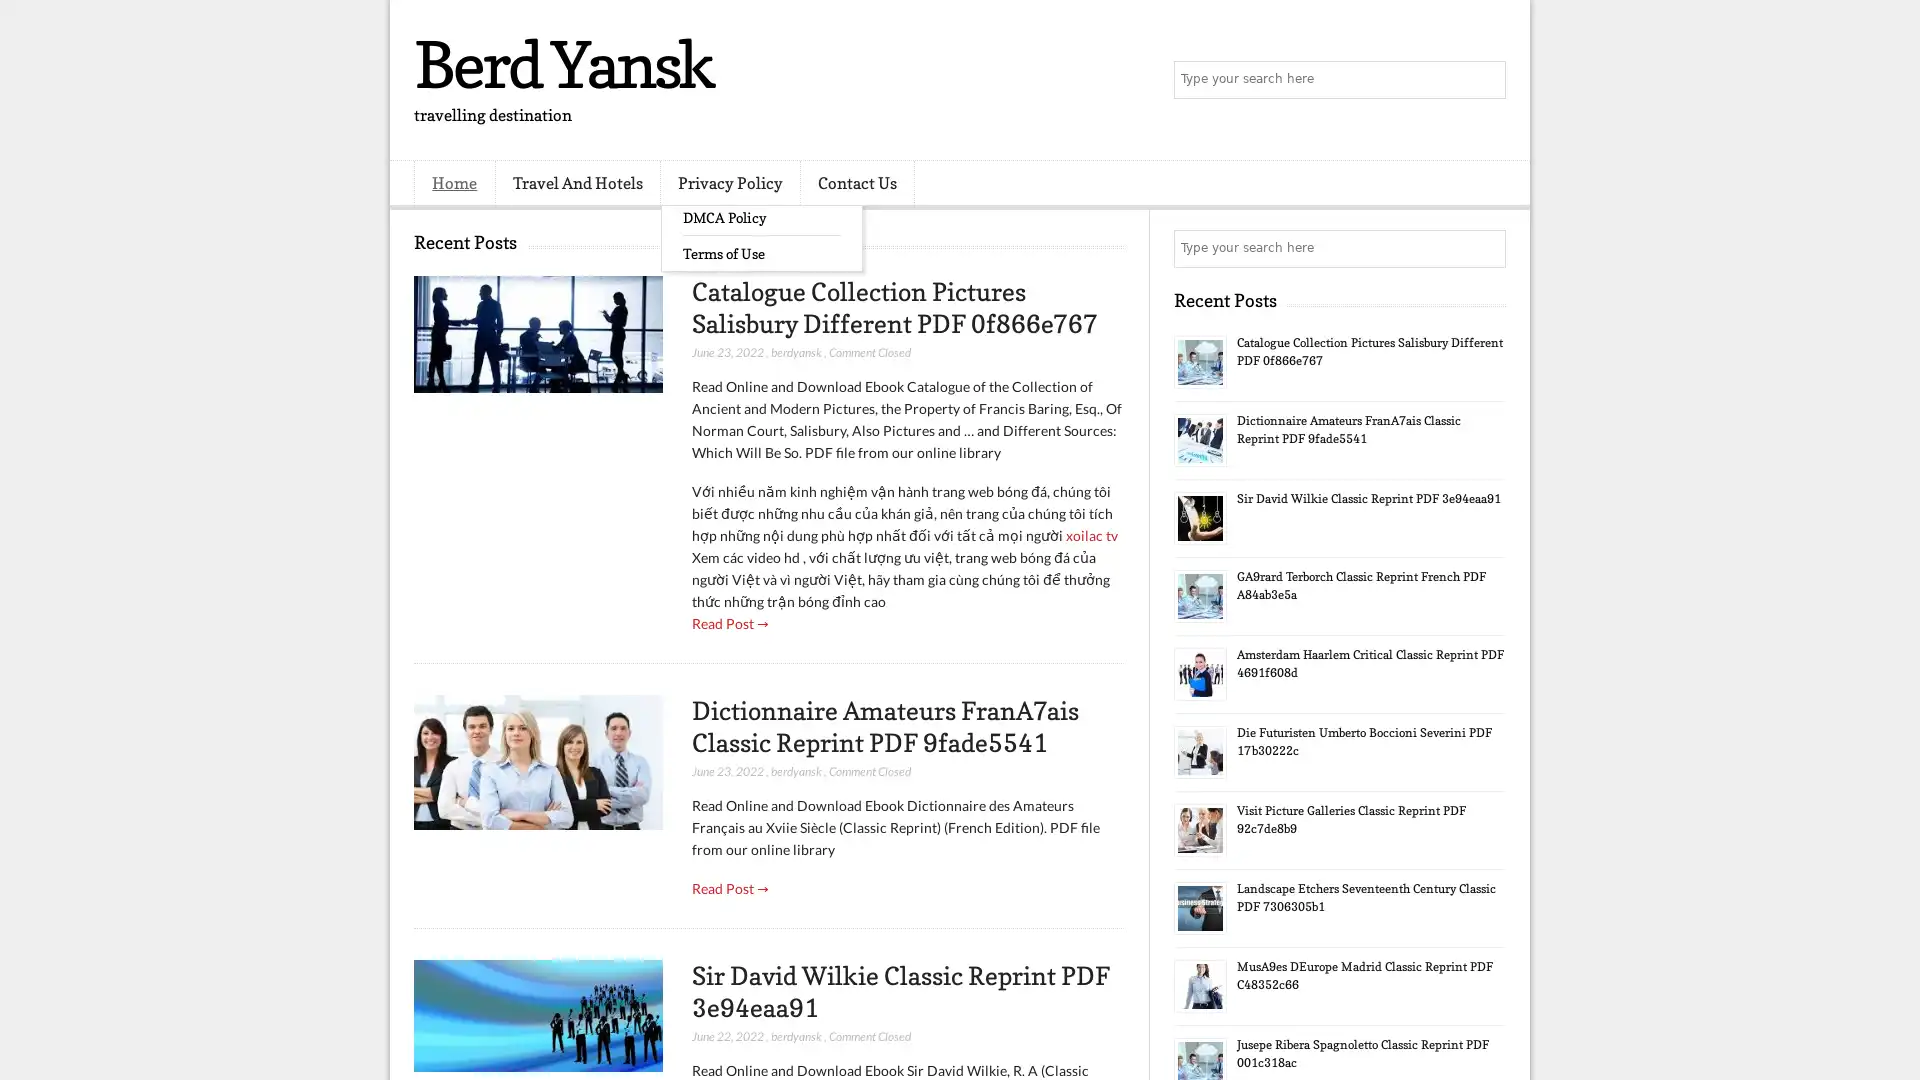 The width and height of the screenshot is (1920, 1080). What do you see at coordinates (1485, 80) in the screenshot?
I see `Search` at bounding box center [1485, 80].